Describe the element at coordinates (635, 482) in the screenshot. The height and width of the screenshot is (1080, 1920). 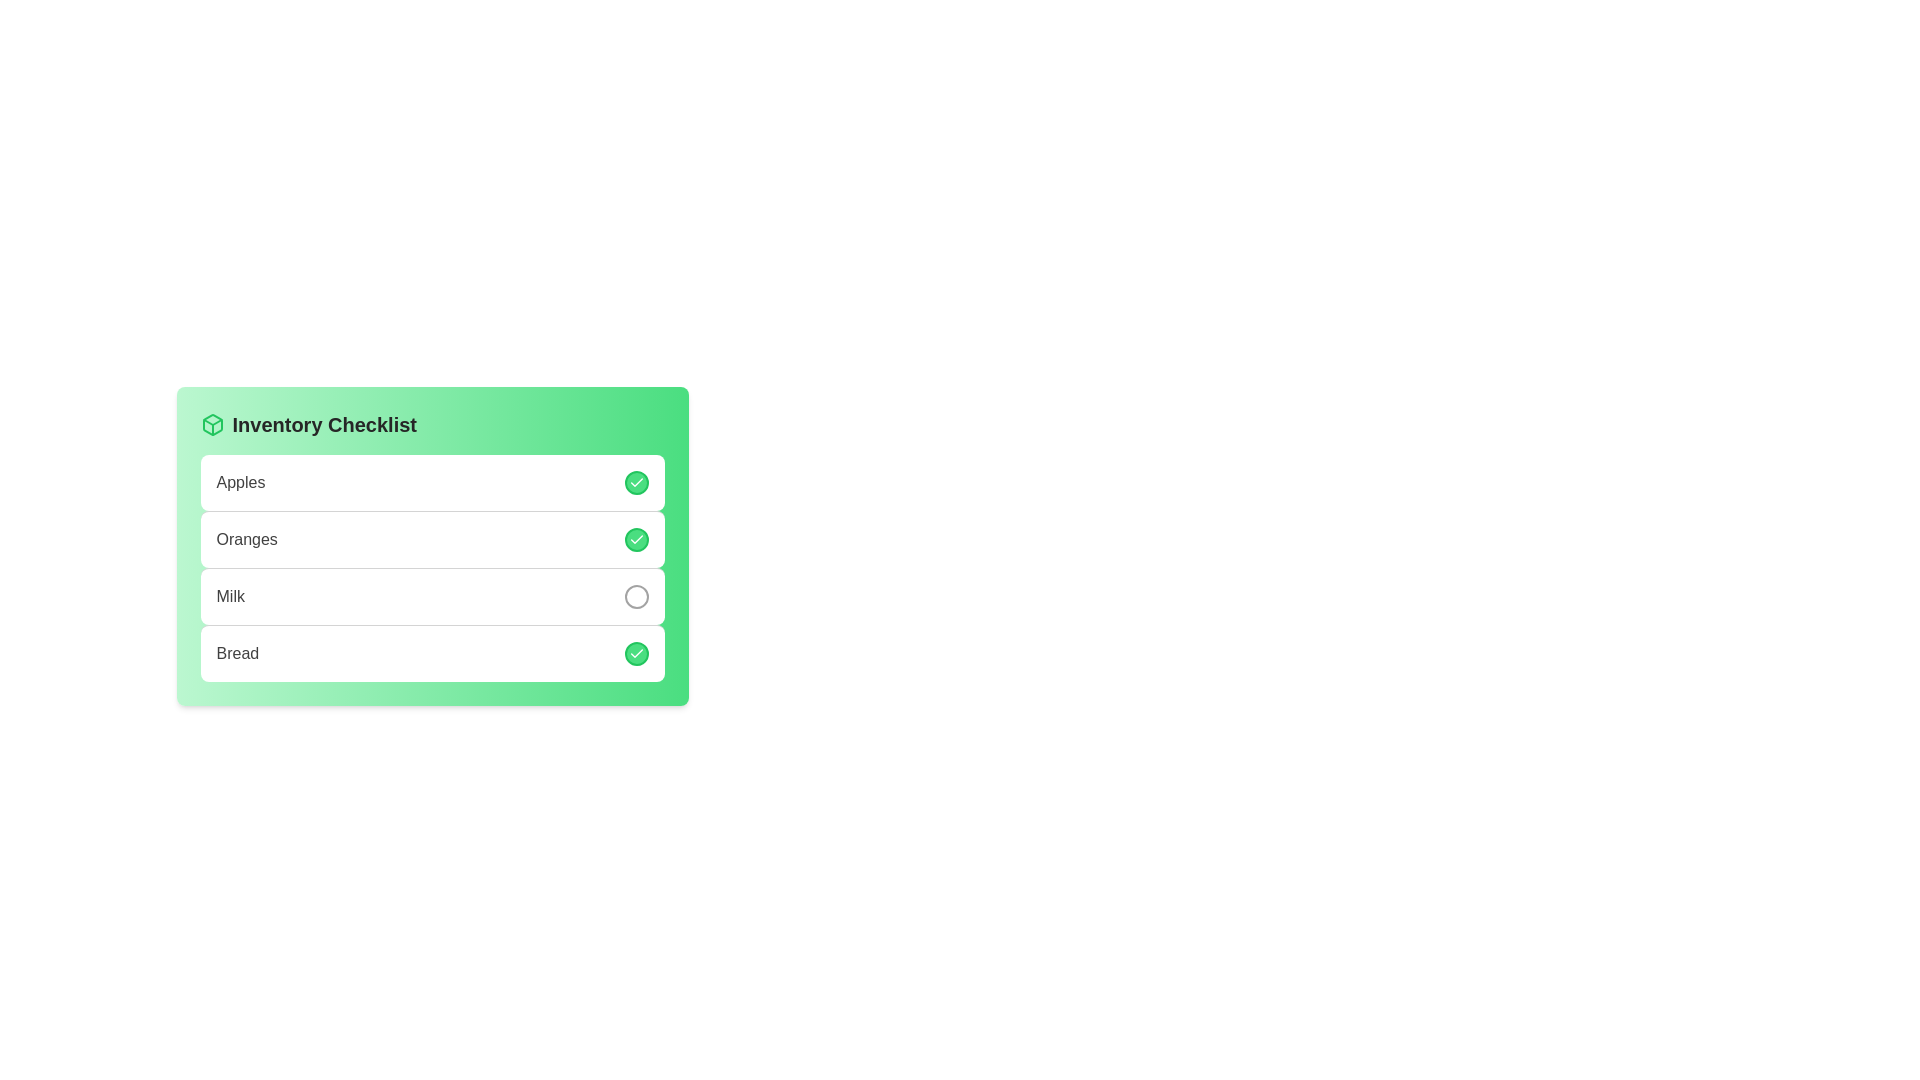
I see `the toggle checkbox for the 'Apples' item in the checklist` at that location.